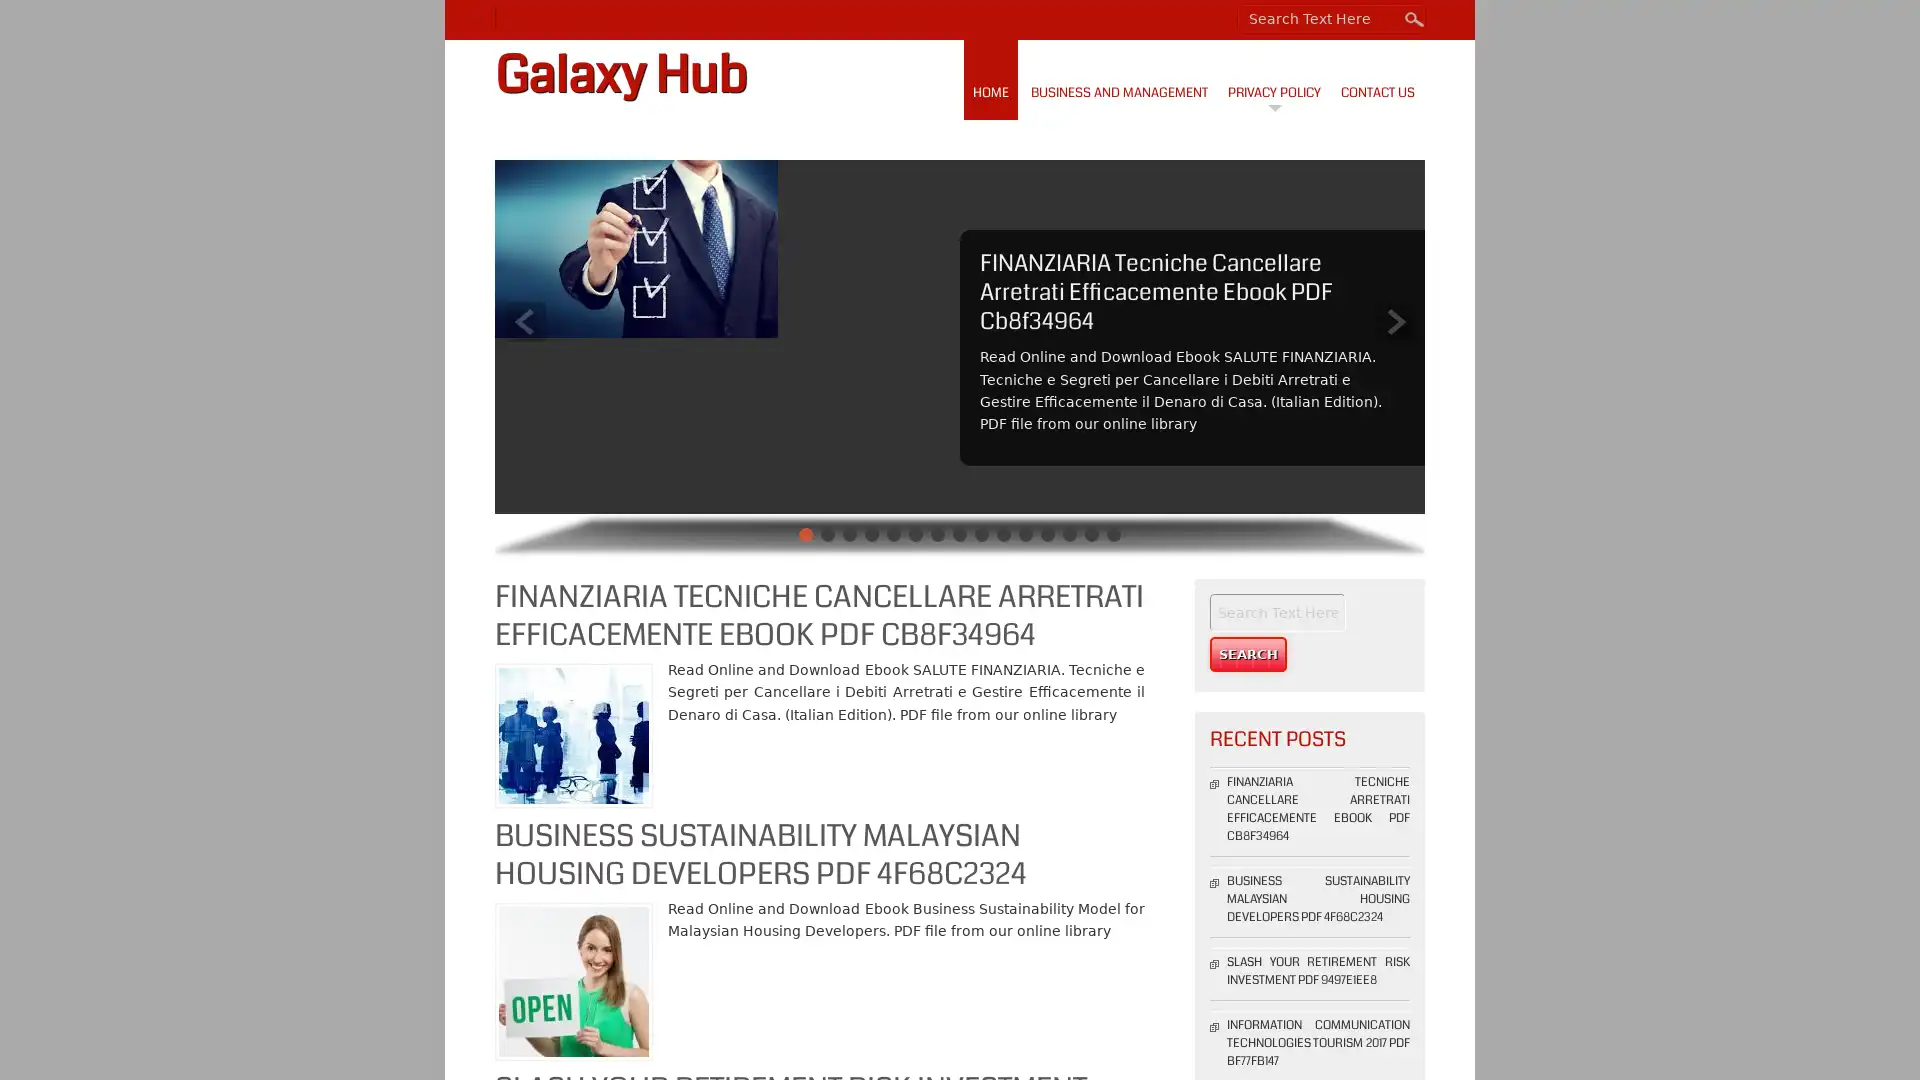  What do you see at coordinates (1247, 654) in the screenshot?
I see `Search` at bounding box center [1247, 654].